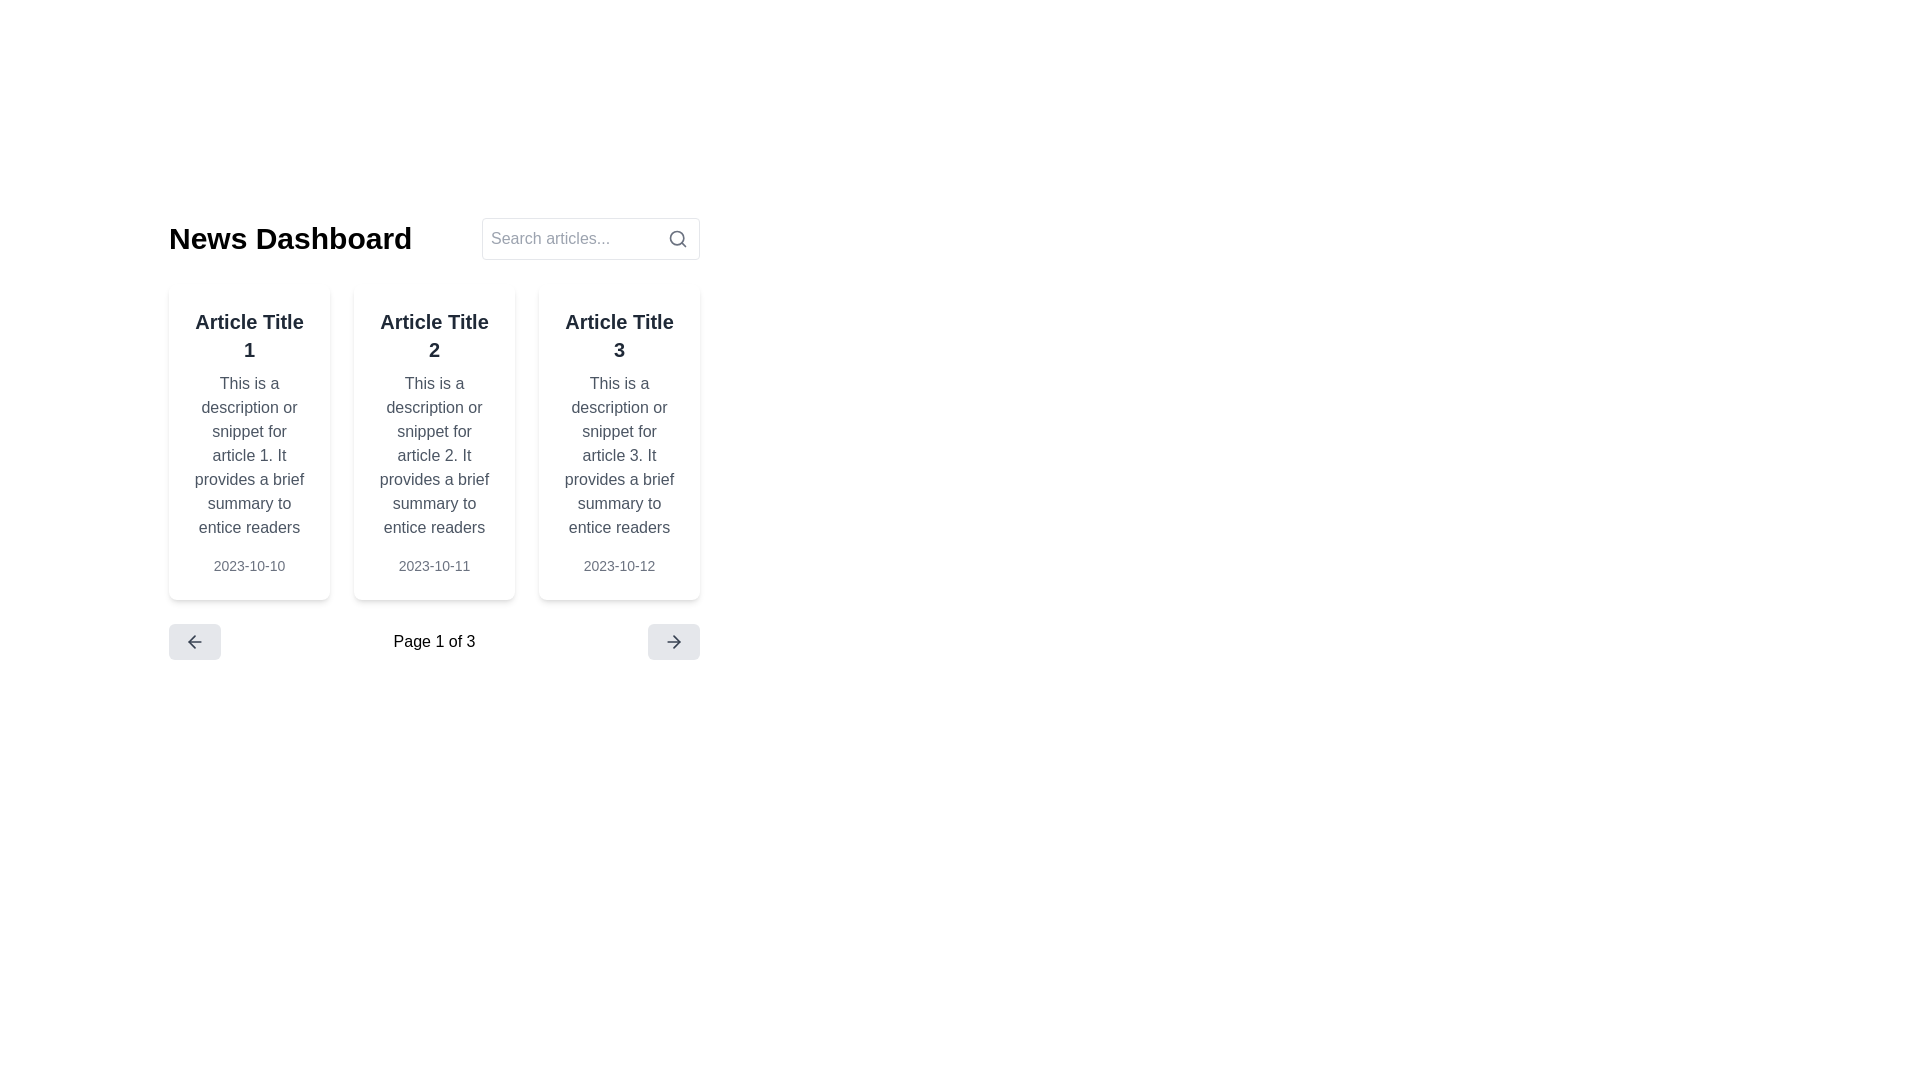  I want to click on the left-pointing arrow icon within the rounded rectangular button in the bottom left corner of the main interface, so click(195, 641).